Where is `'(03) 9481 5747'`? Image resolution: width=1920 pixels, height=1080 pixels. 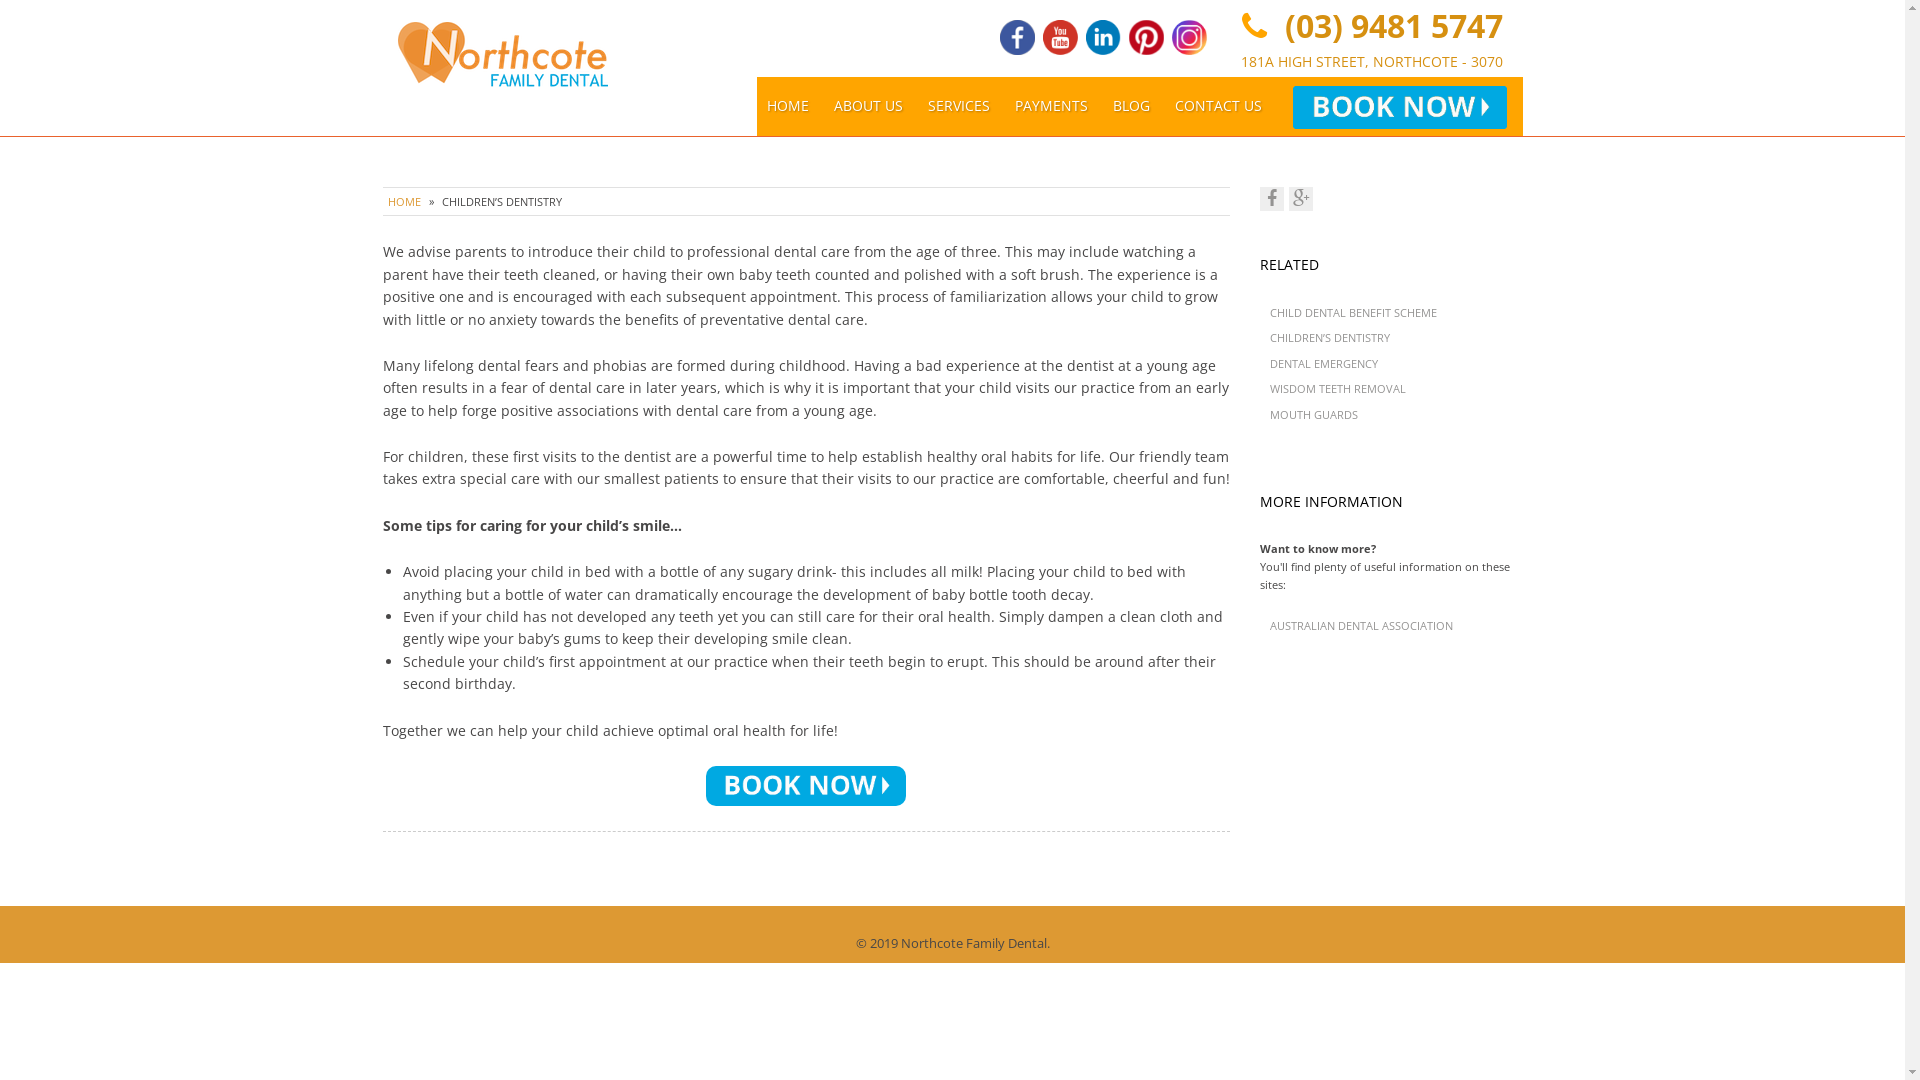 '(03) 9481 5747' is located at coordinates (1275, 25).